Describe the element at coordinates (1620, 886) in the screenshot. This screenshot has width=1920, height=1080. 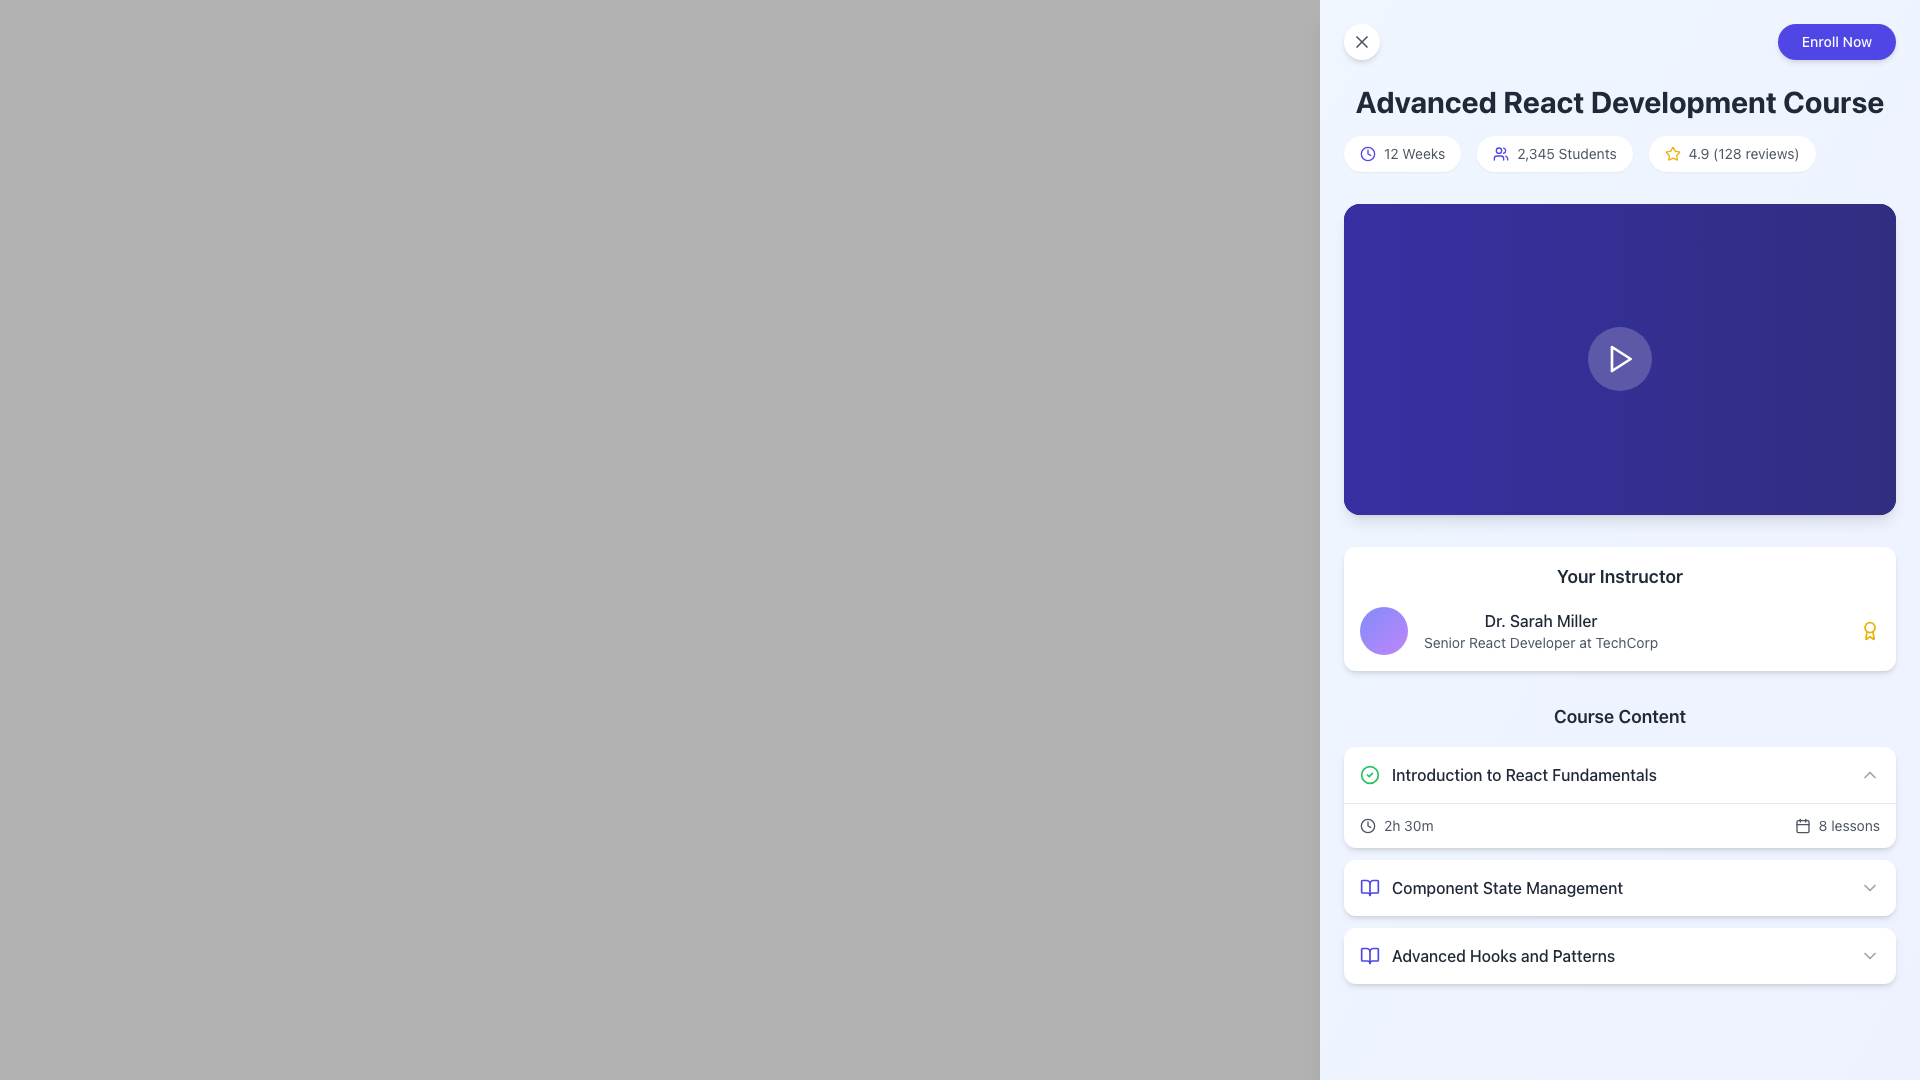
I see `the second item in the 'Course Content' section, which represents a course module in the course outline, to receive interaction feedback` at that location.